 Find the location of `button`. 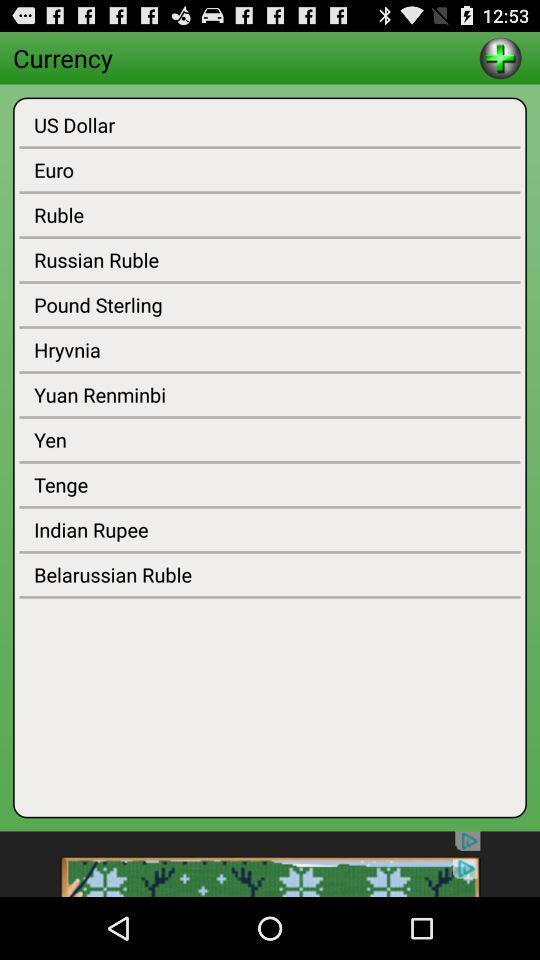

button is located at coordinates (499, 56).